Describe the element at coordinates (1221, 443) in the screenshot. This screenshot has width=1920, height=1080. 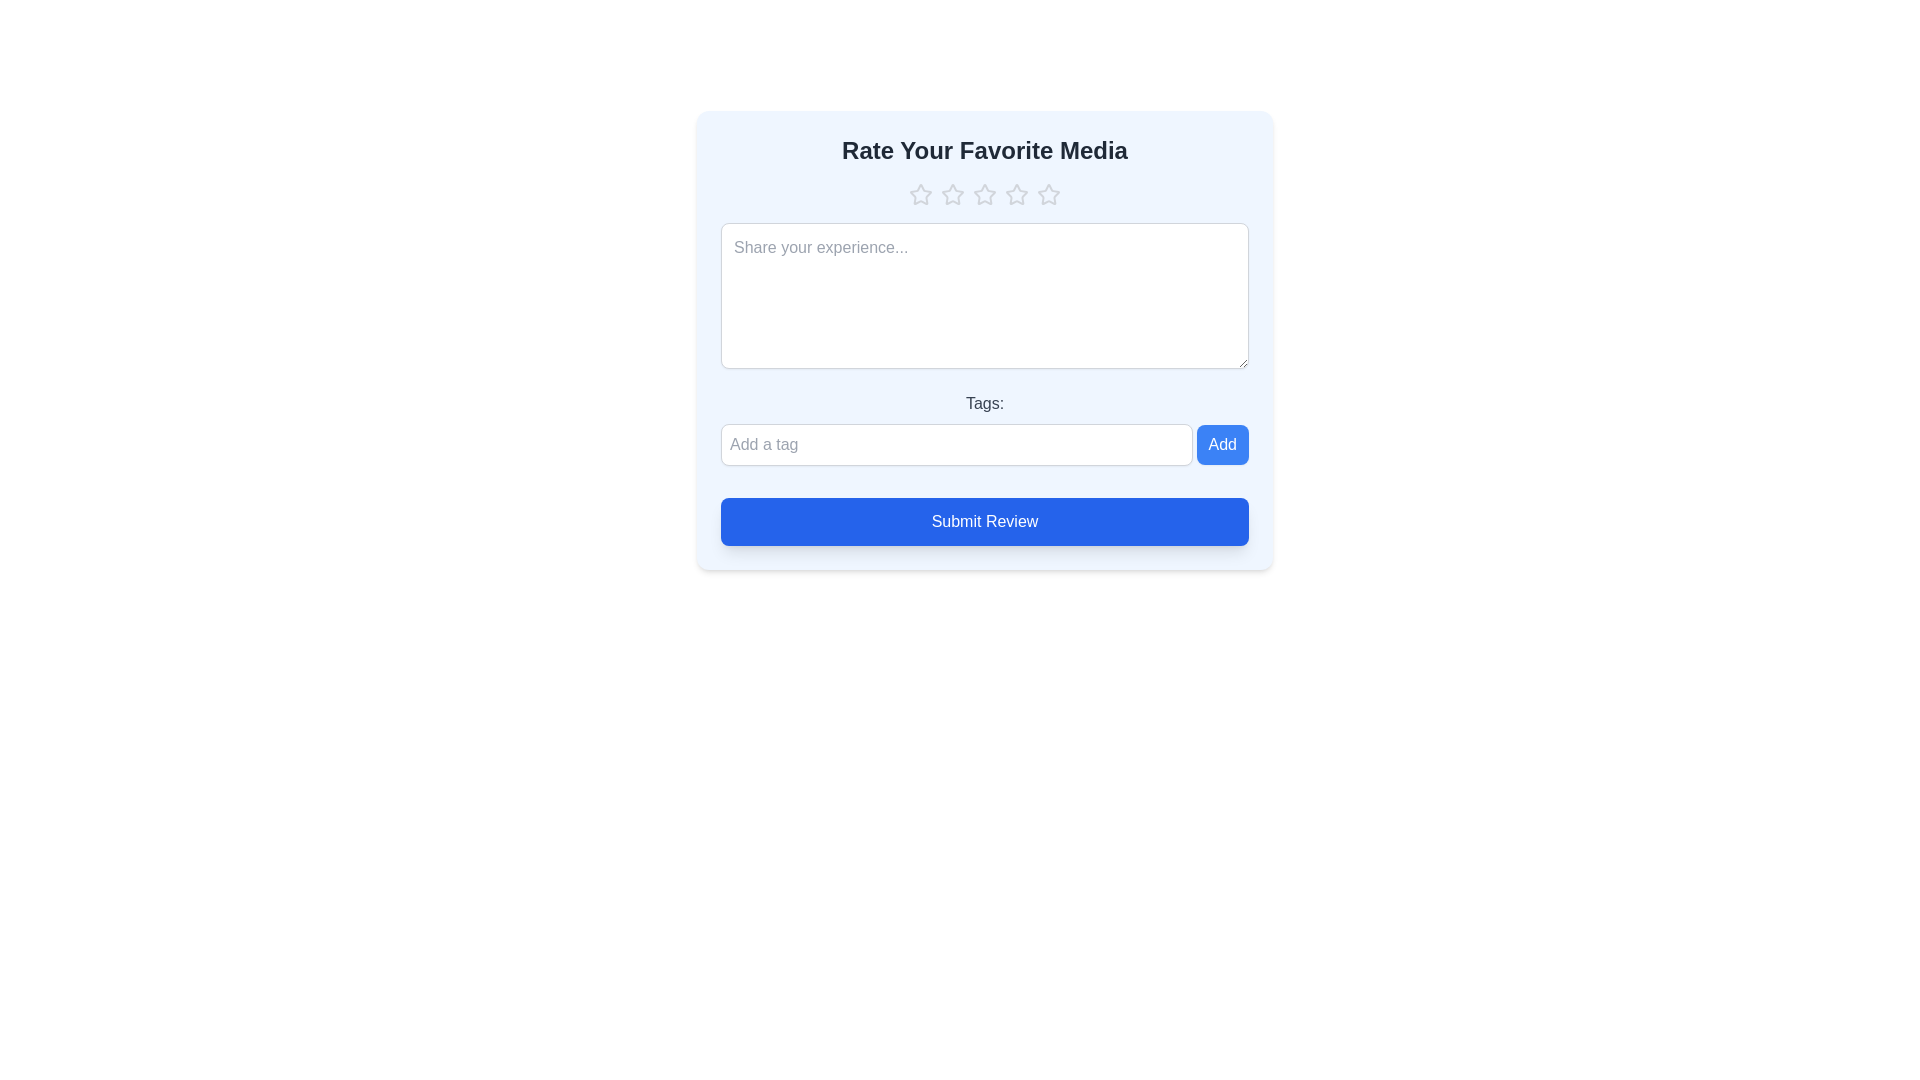
I see `the button located at the right end of the 'Tags' input area to activate hover effects` at that location.